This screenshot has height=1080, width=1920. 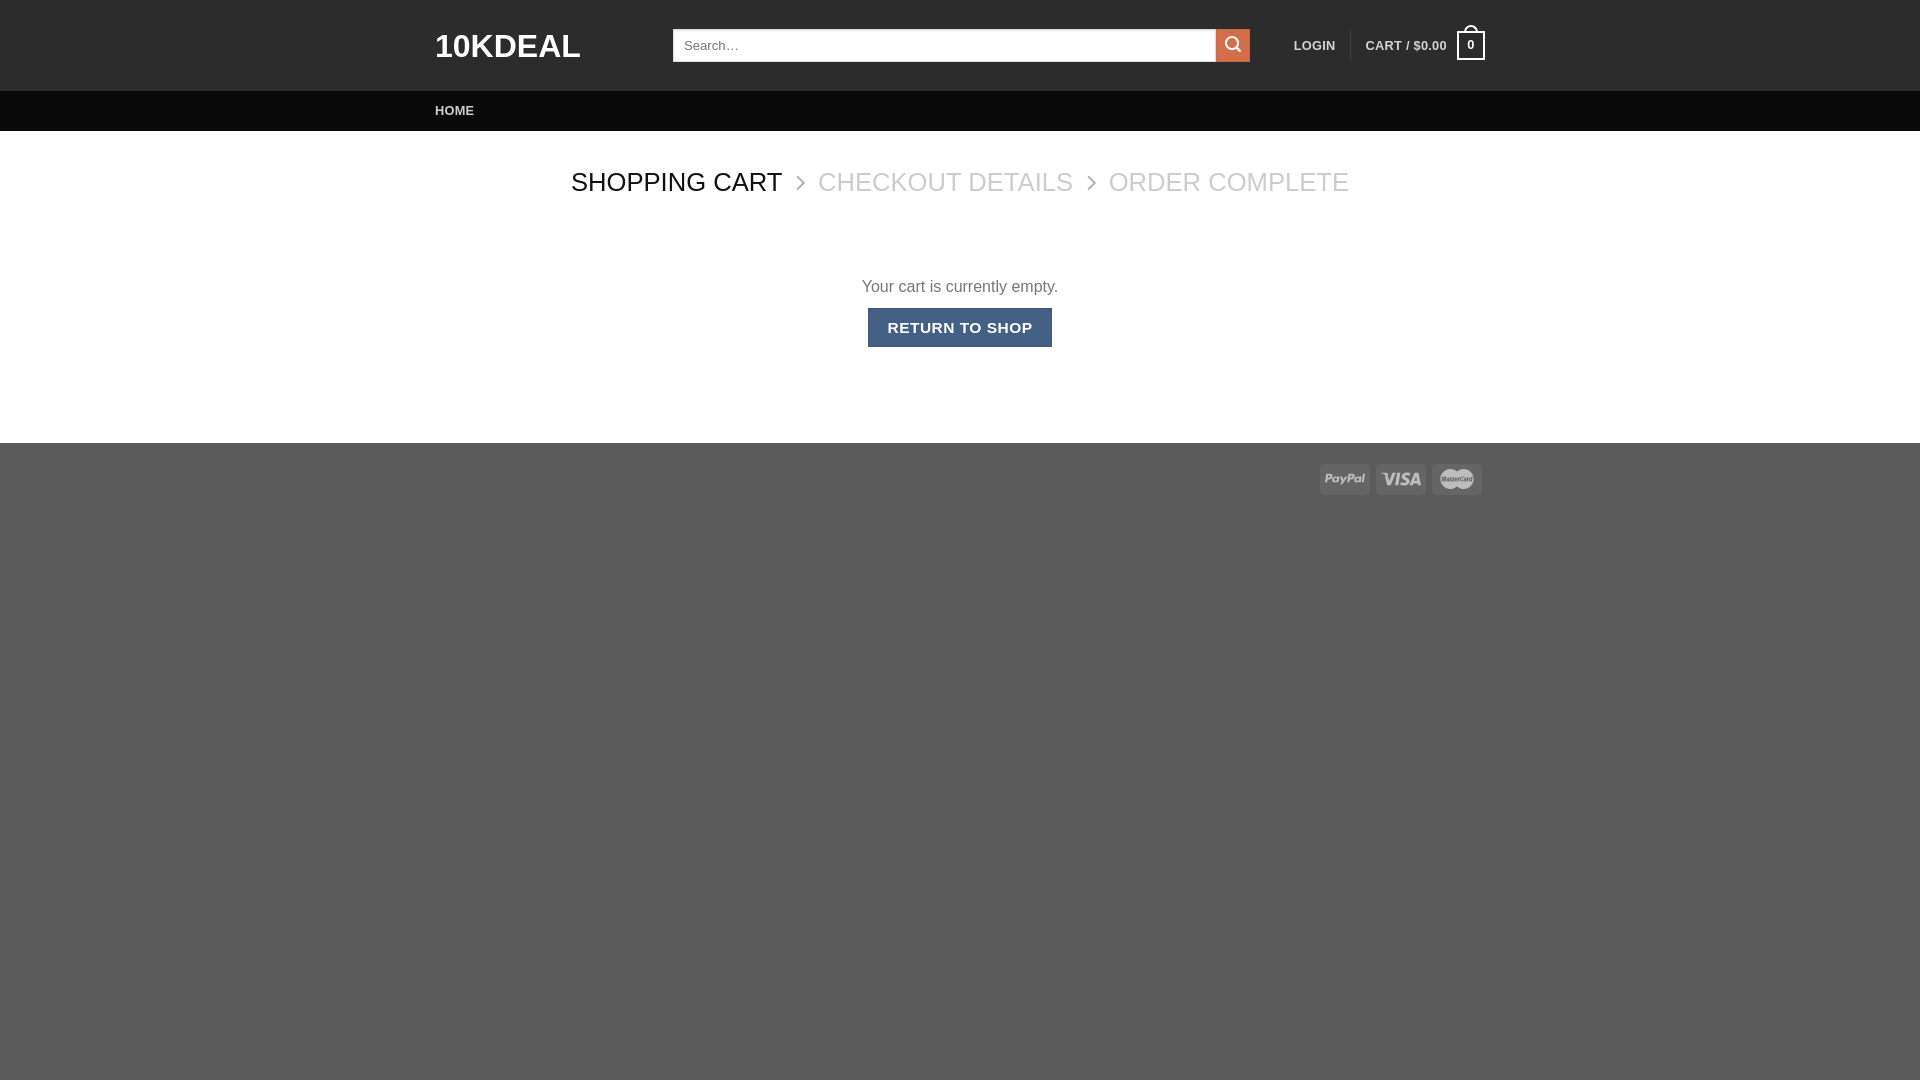 What do you see at coordinates (538, 45) in the screenshot?
I see `'10KDEAL'` at bounding box center [538, 45].